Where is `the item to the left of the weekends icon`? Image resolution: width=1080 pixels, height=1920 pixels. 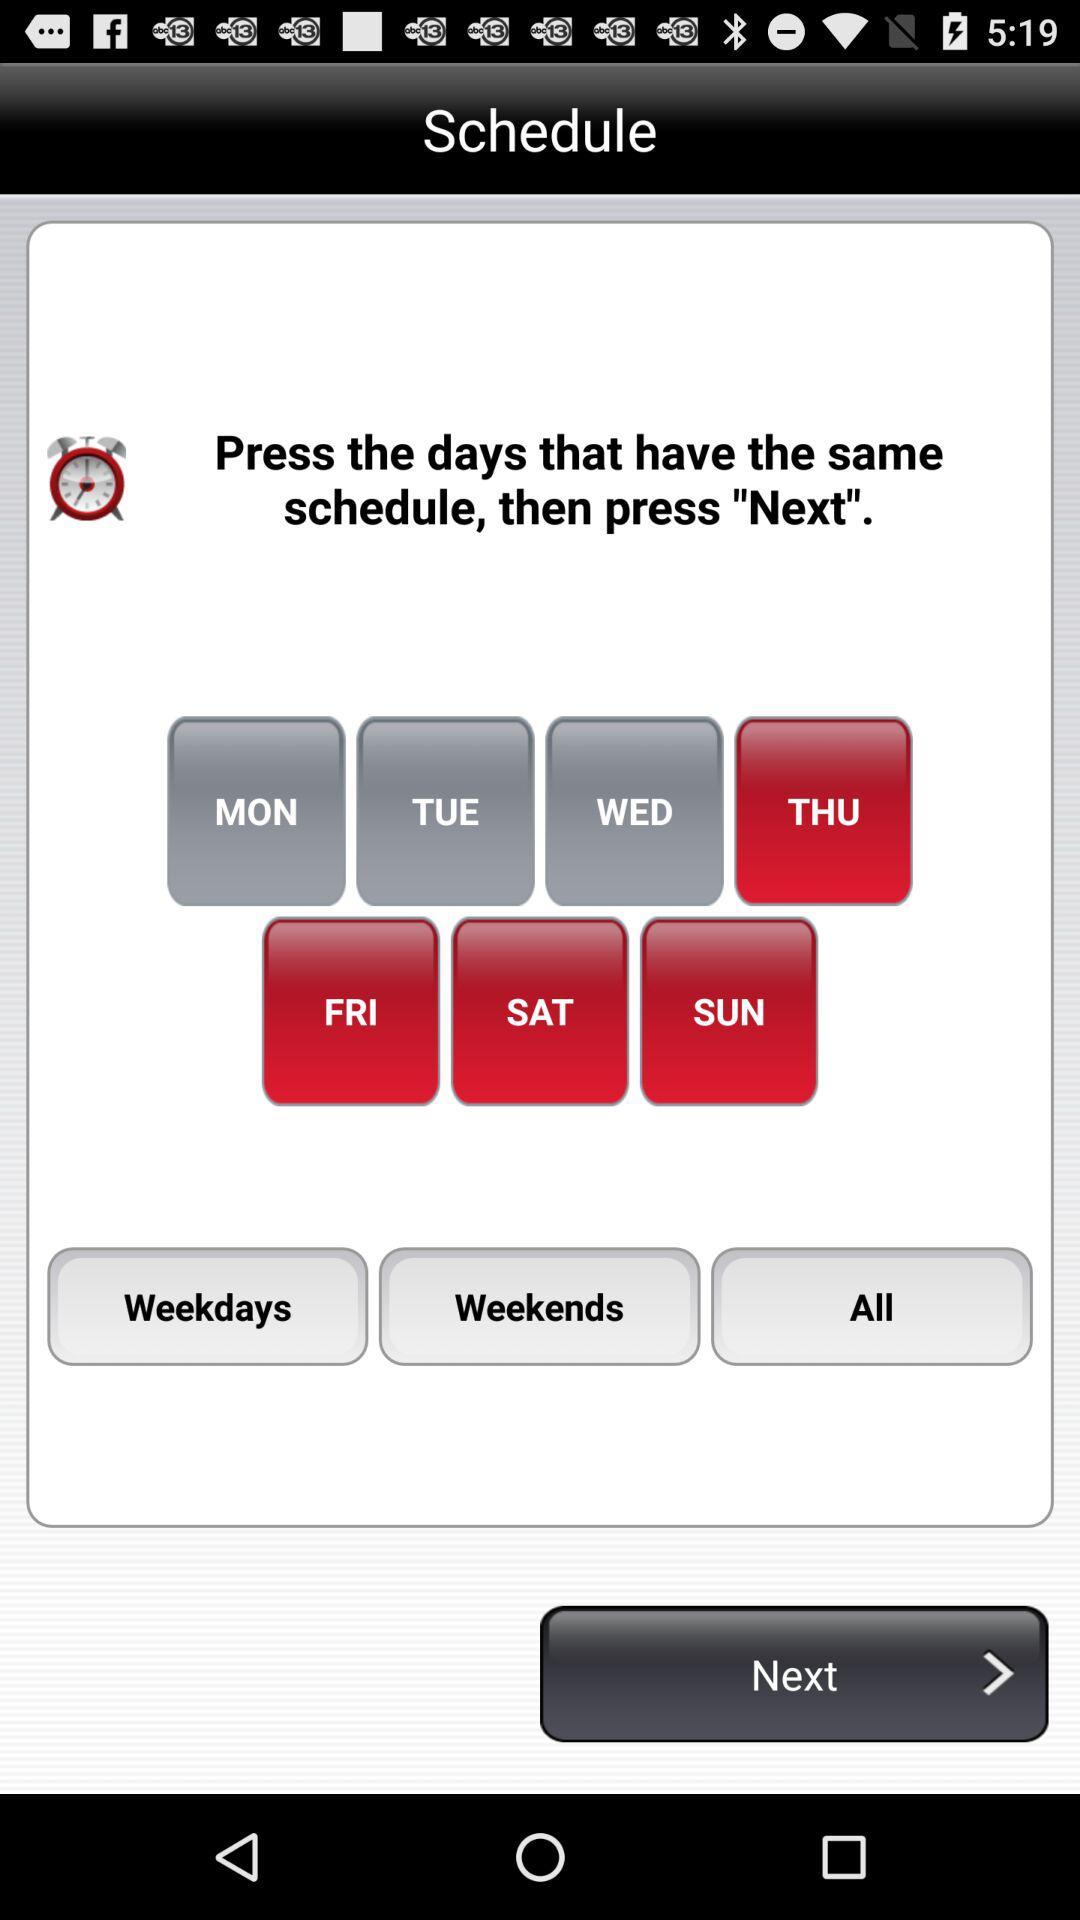 the item to the left of the weekends icon is located at coordinates (207, 1306).